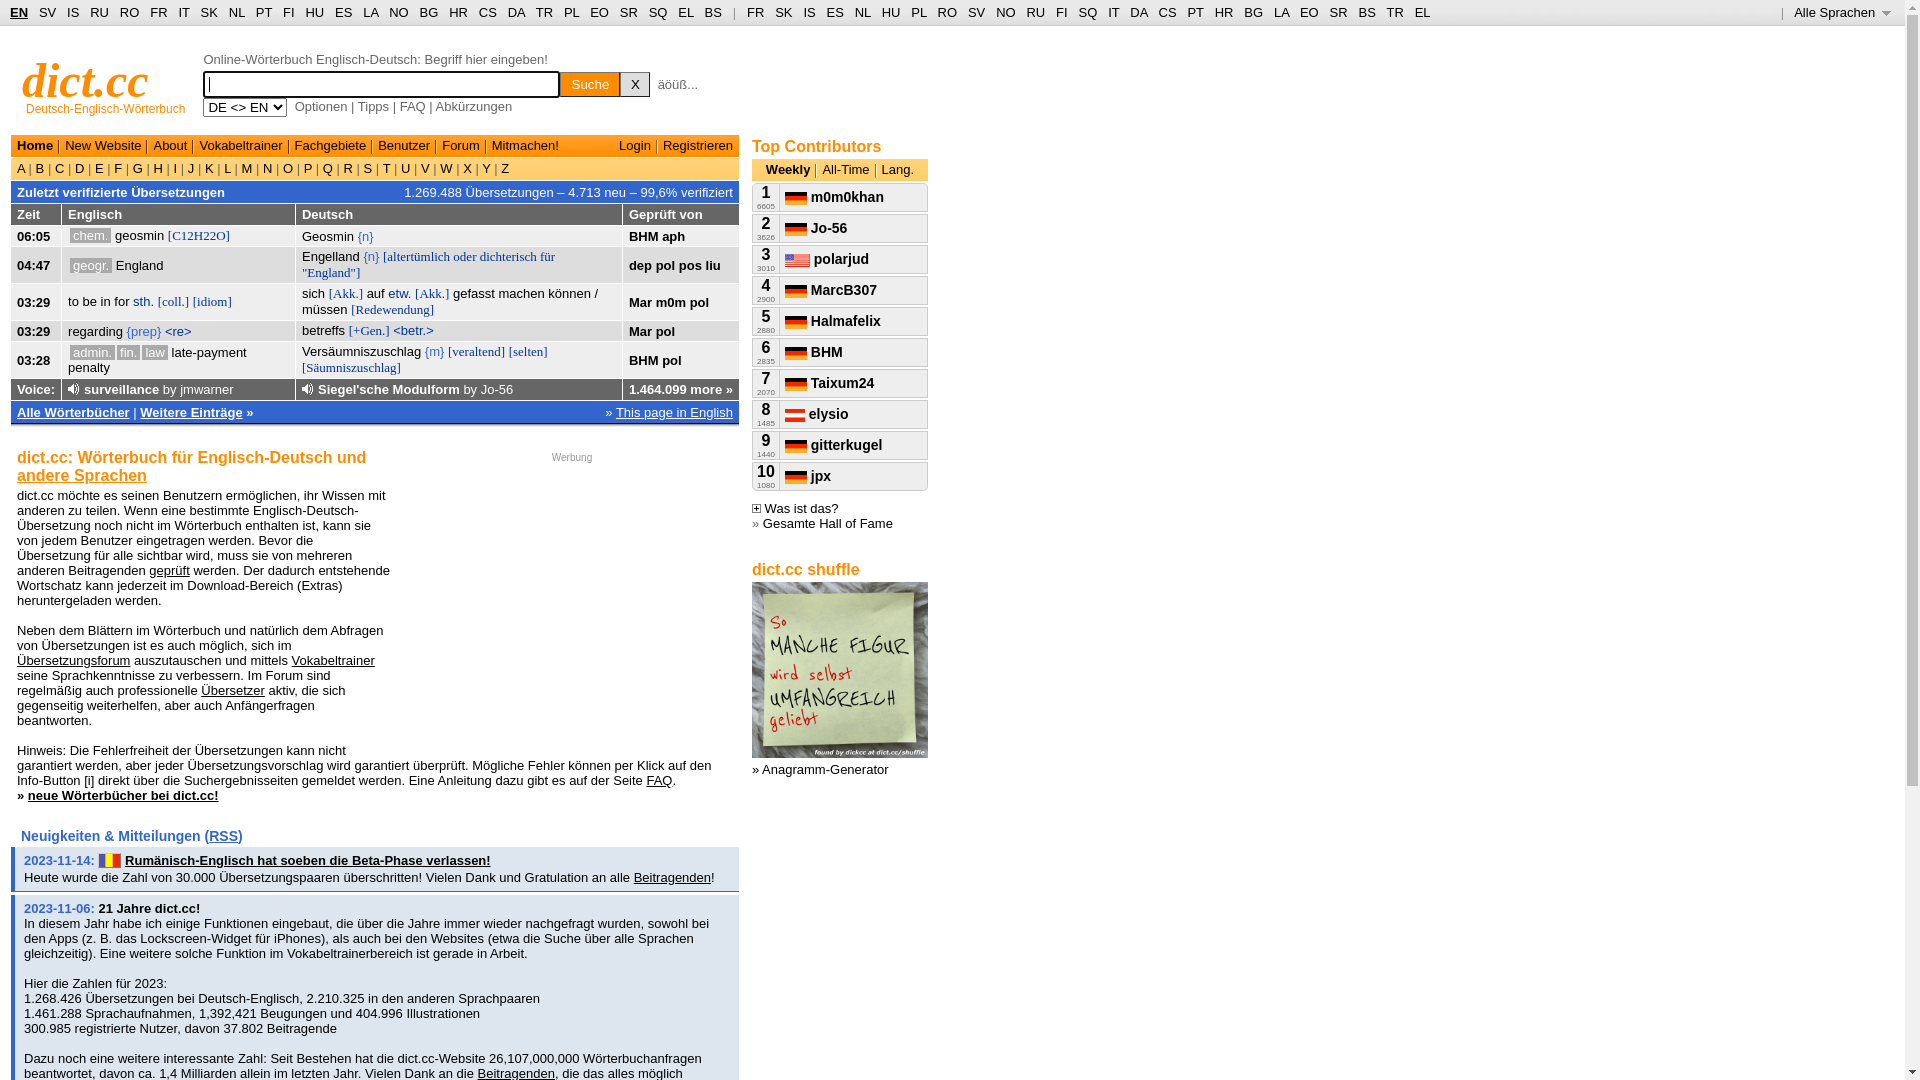 The height and width of the screenshot is (1080, 1920). I want to click on 'V', so click(416, 167).